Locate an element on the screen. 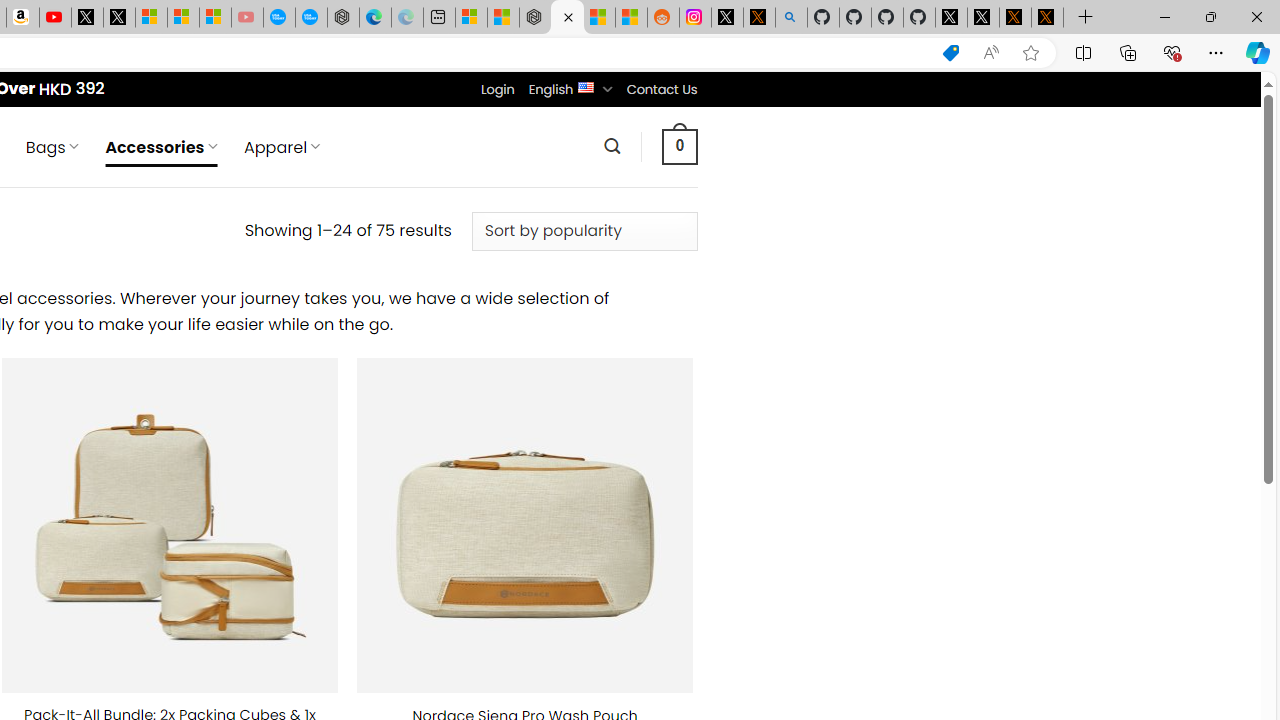  'help.x.com | 524: A timeout occurred' is located at coordinates (758, 17).